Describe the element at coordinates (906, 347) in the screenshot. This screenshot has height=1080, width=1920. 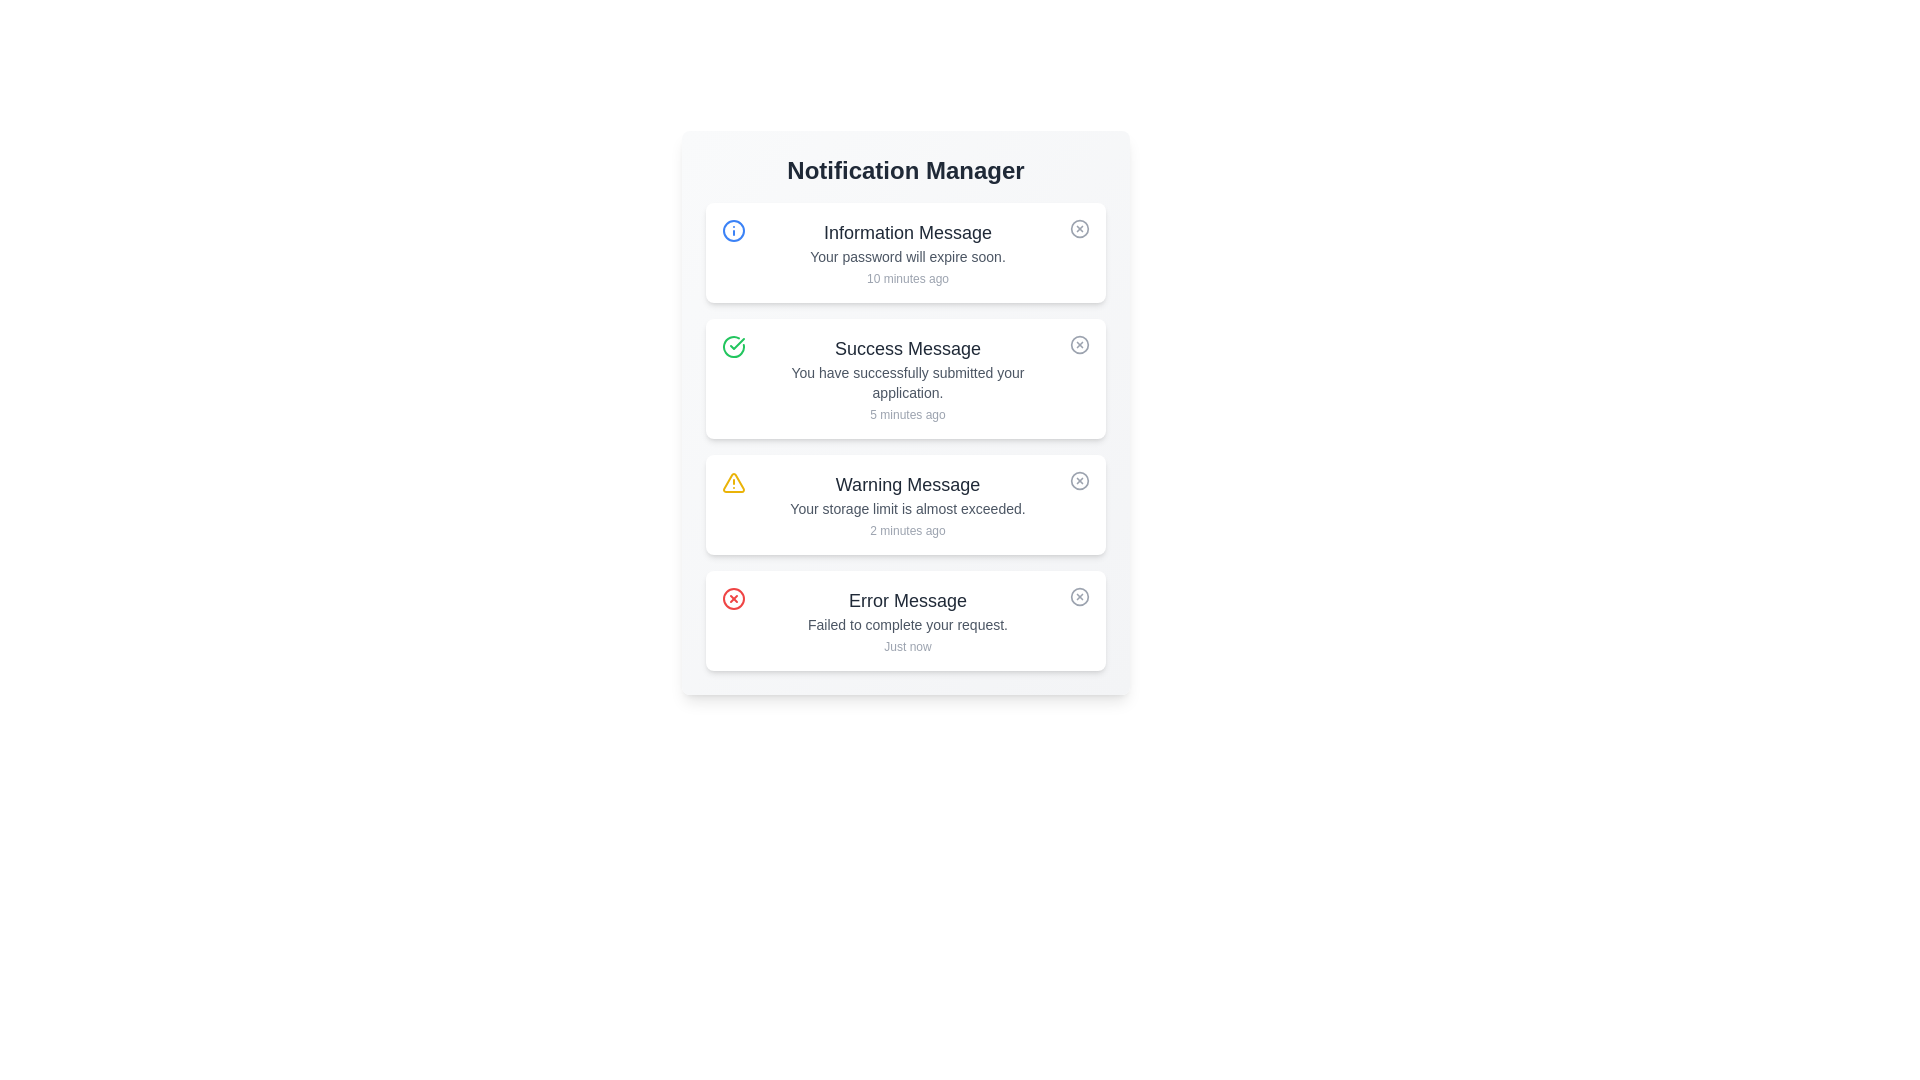
I see `the Text Label that serves as the title for the notification card, which is centrally aligned and positioned at the upper section of the card` at that location.